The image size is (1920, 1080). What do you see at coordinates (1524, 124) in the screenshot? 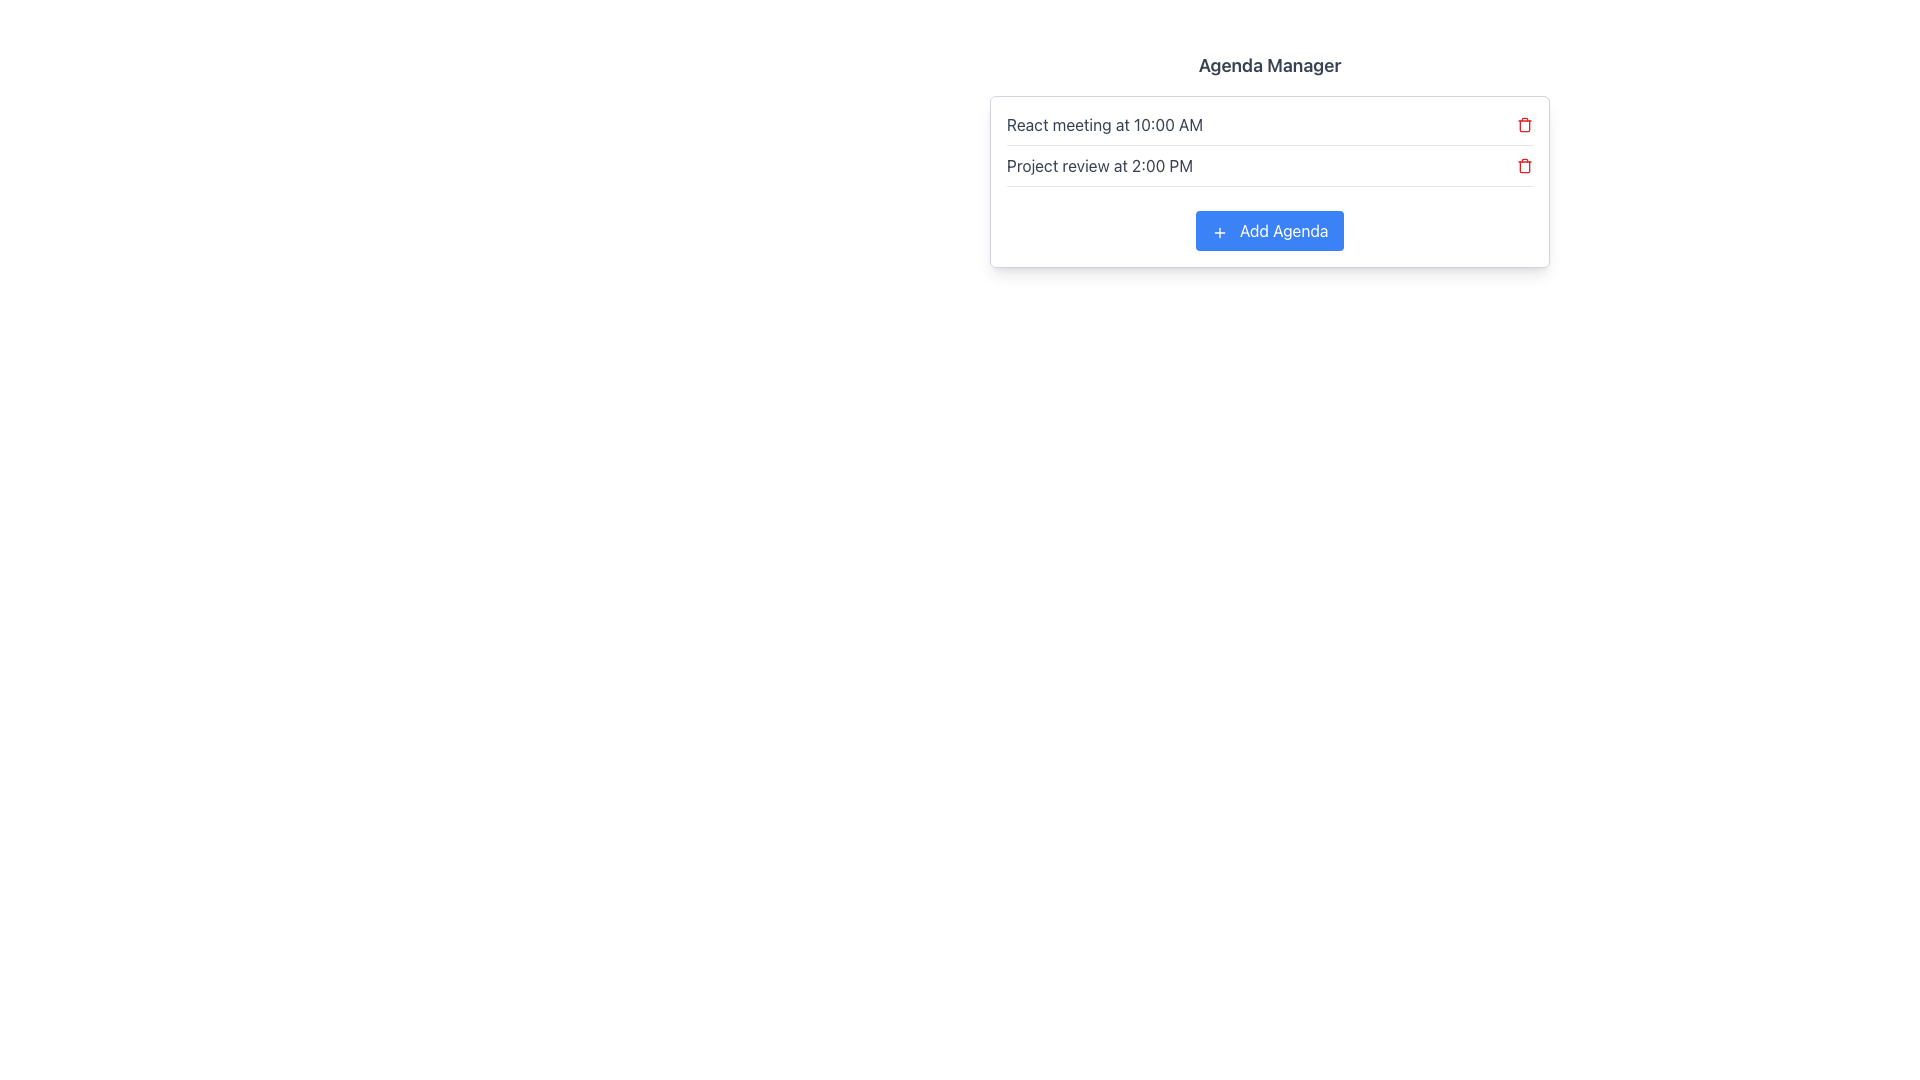
I see `the trash can icon button, which is red and located to the right of the text 'React meeting at 10:00 AM'` at bounding box center [1524, 124].